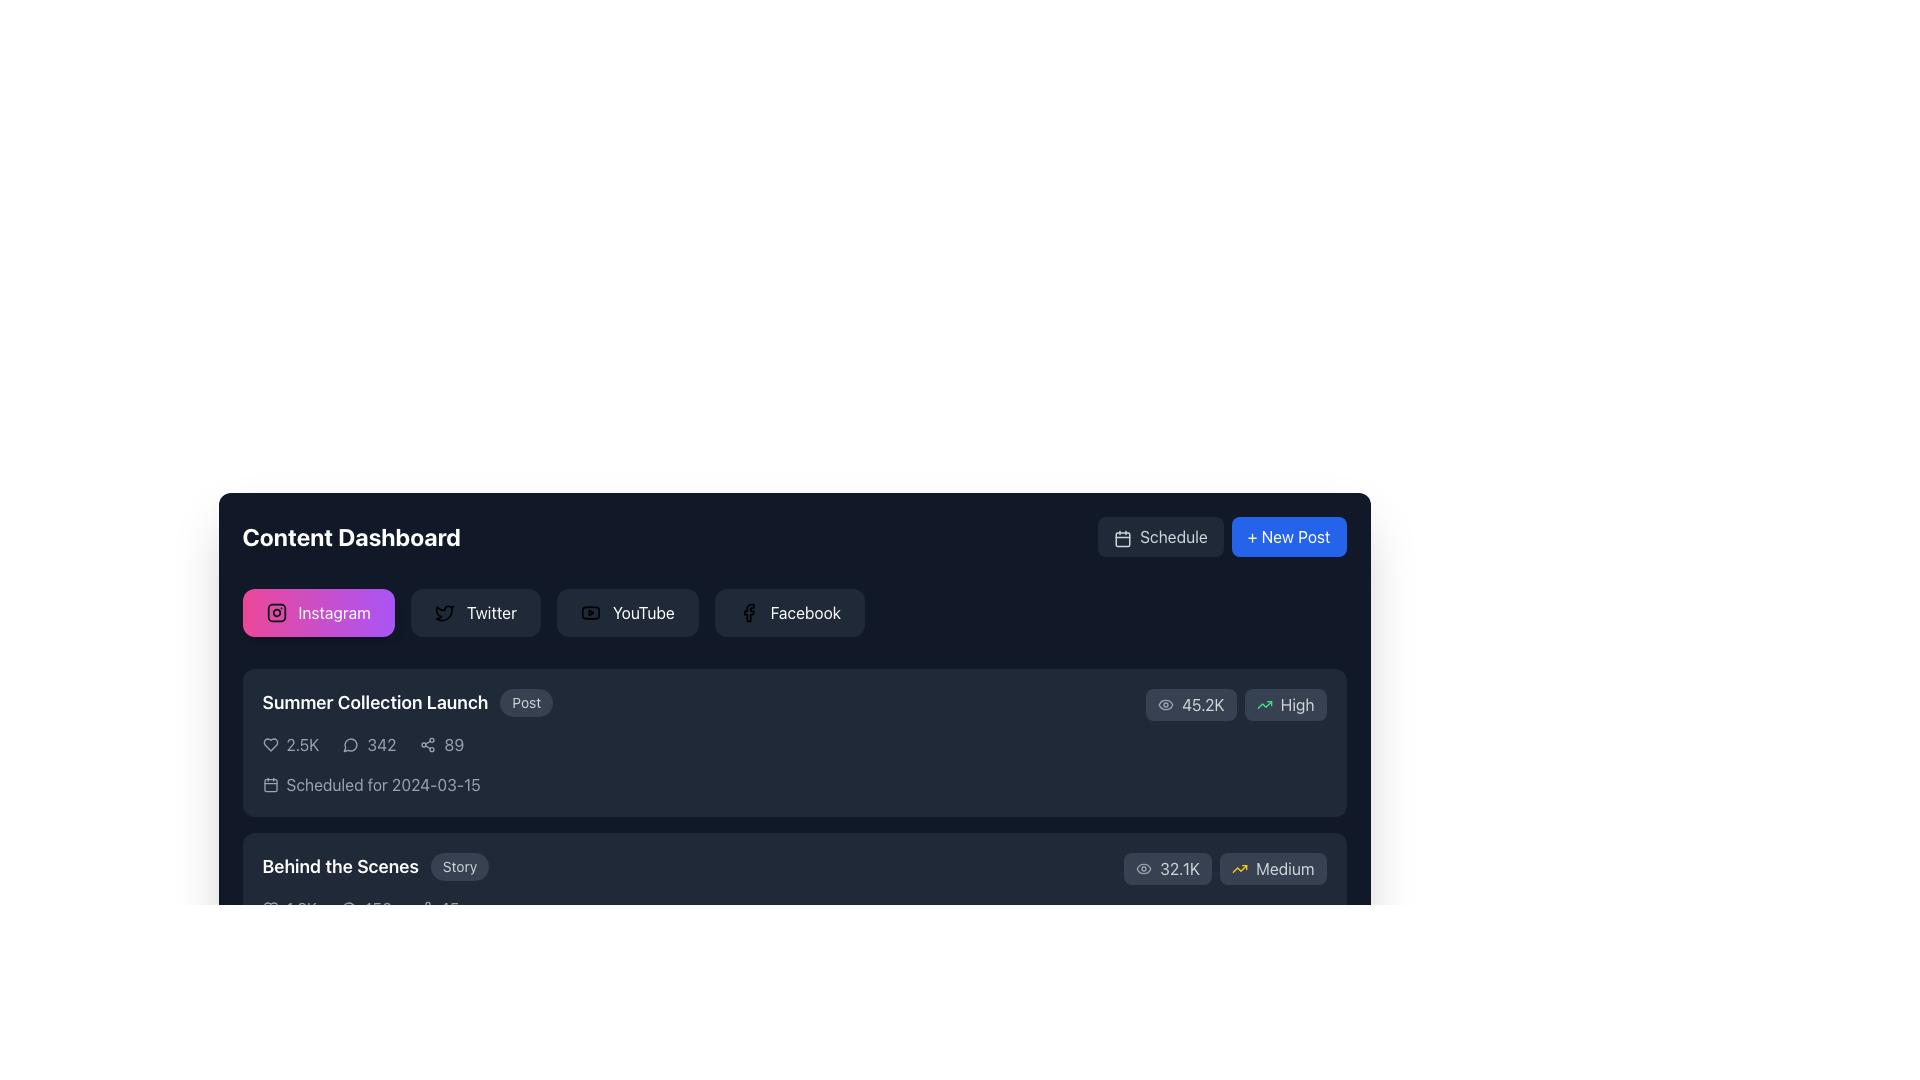  I want to click on displayed number from the Text Label that shows a count of comments, located to the right of the comment-like icon in the lower section of the interface, below the 'Behind the Scenes' section heading, so click(378, 909).